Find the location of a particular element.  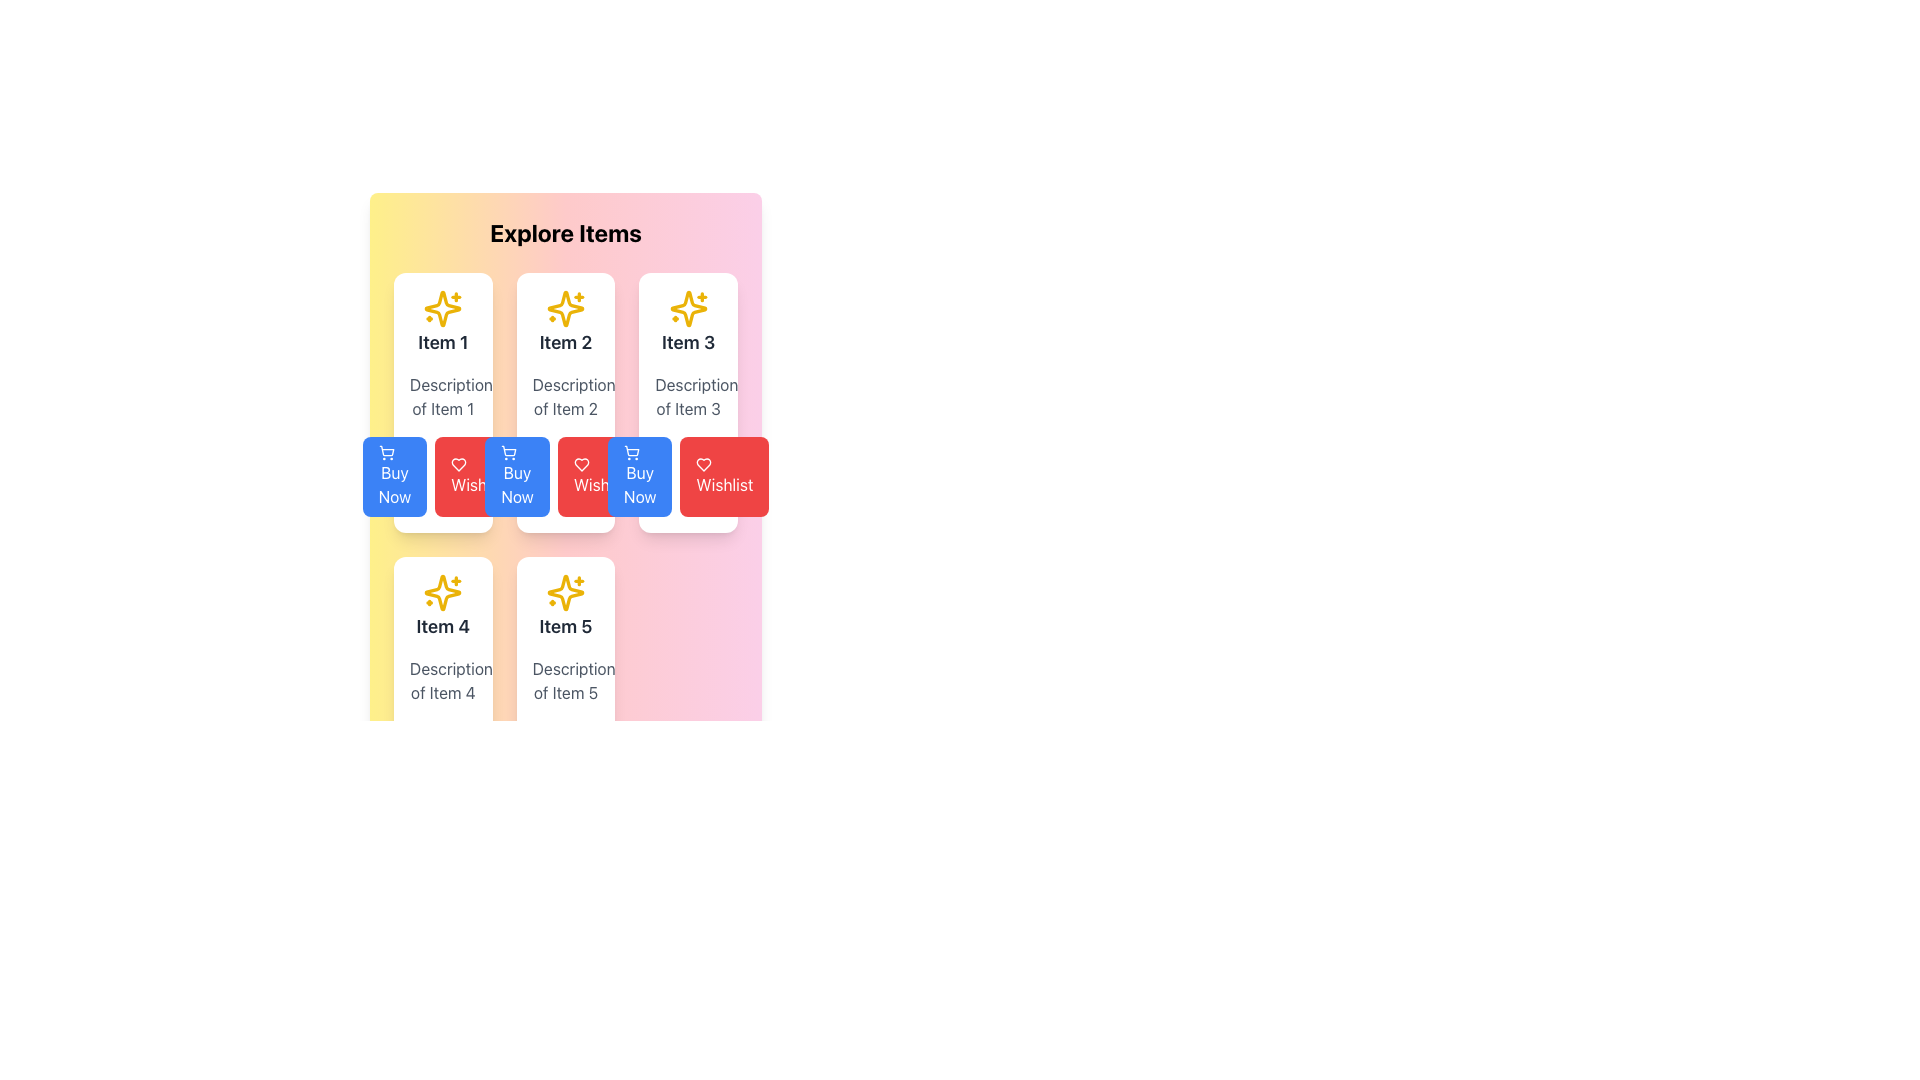

the red heart icon located in the third column of the 'Explore Items' grid, beneath 'Item 3 Description' and to the right of the 'Buy Now' button is located at coordinates (458, 465).